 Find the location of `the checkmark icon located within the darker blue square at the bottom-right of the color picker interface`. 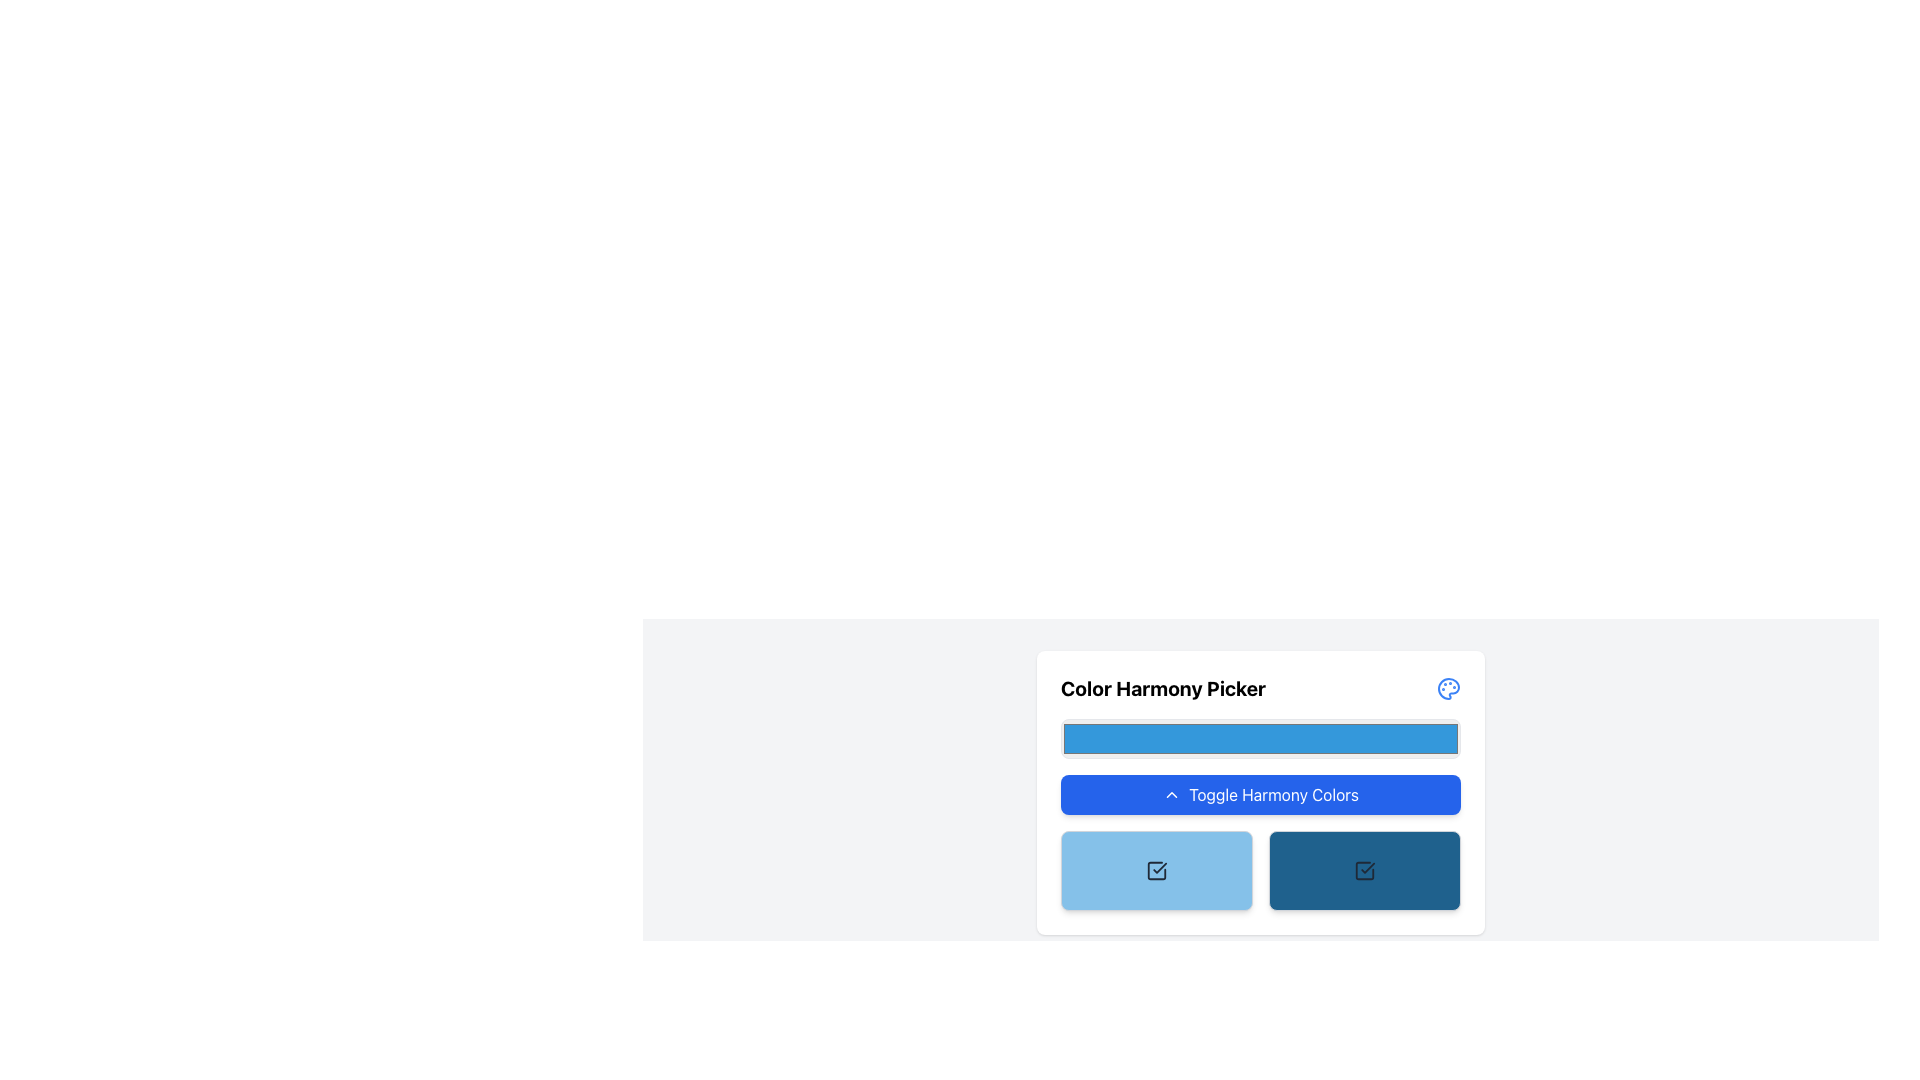

the checkmark icon located within the darker blue square at the bottom-right of the color picker interface is located at coordinates (1367, 866).